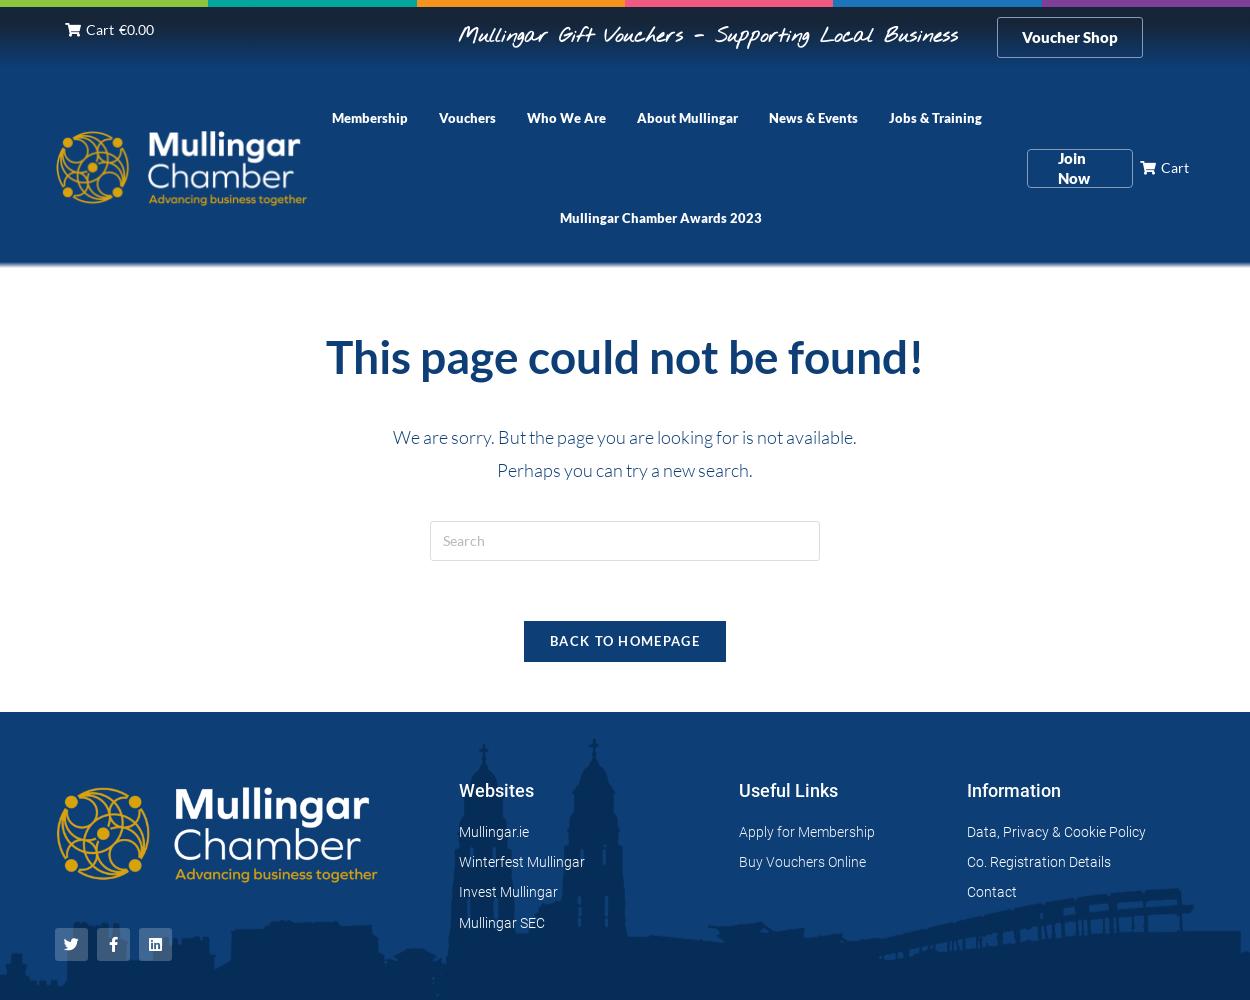 This screenshot has width=1250, height=1000. What do you see at coordinates (801, 861) in the screenshot?
I see `'Buy Vouchers Online'` at bounding box center [801, 861].